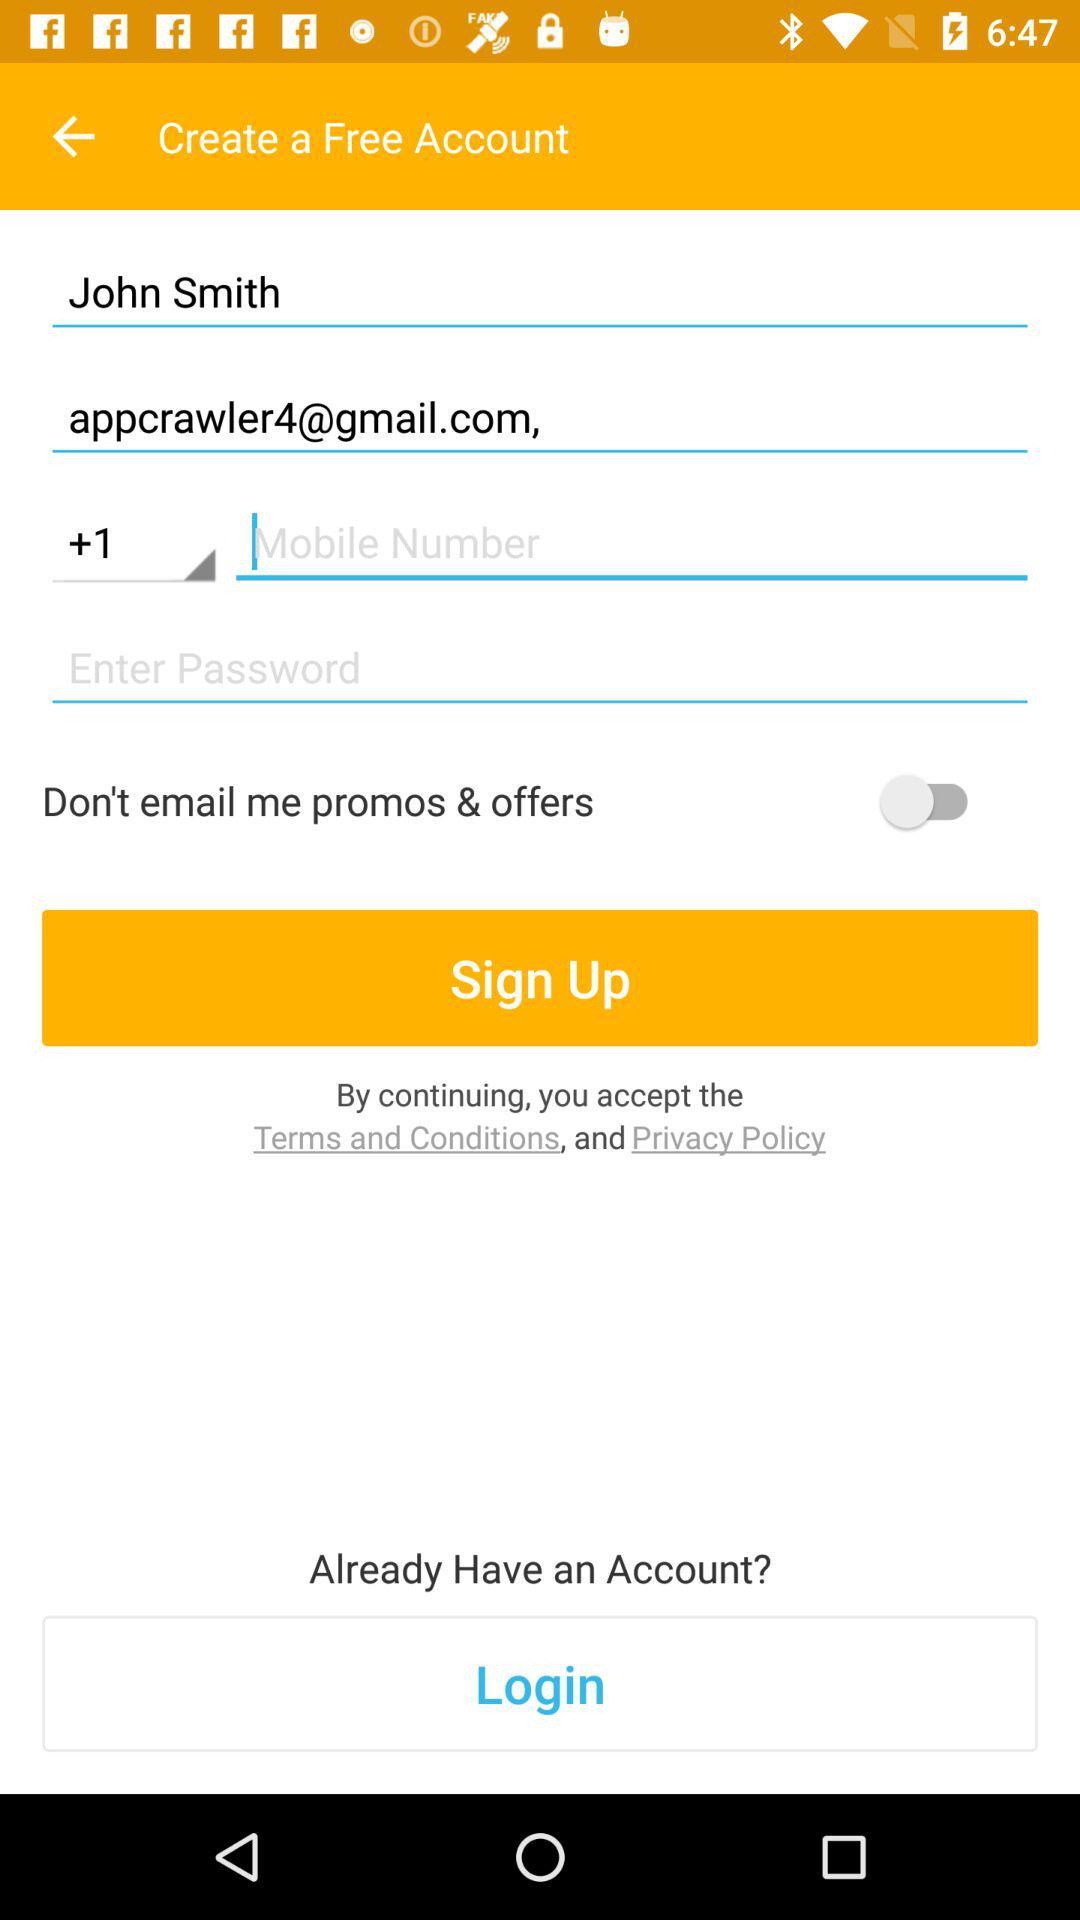  Describe the element at coordinates (540, 667) in the screenshot. I see `make your password` at that location.